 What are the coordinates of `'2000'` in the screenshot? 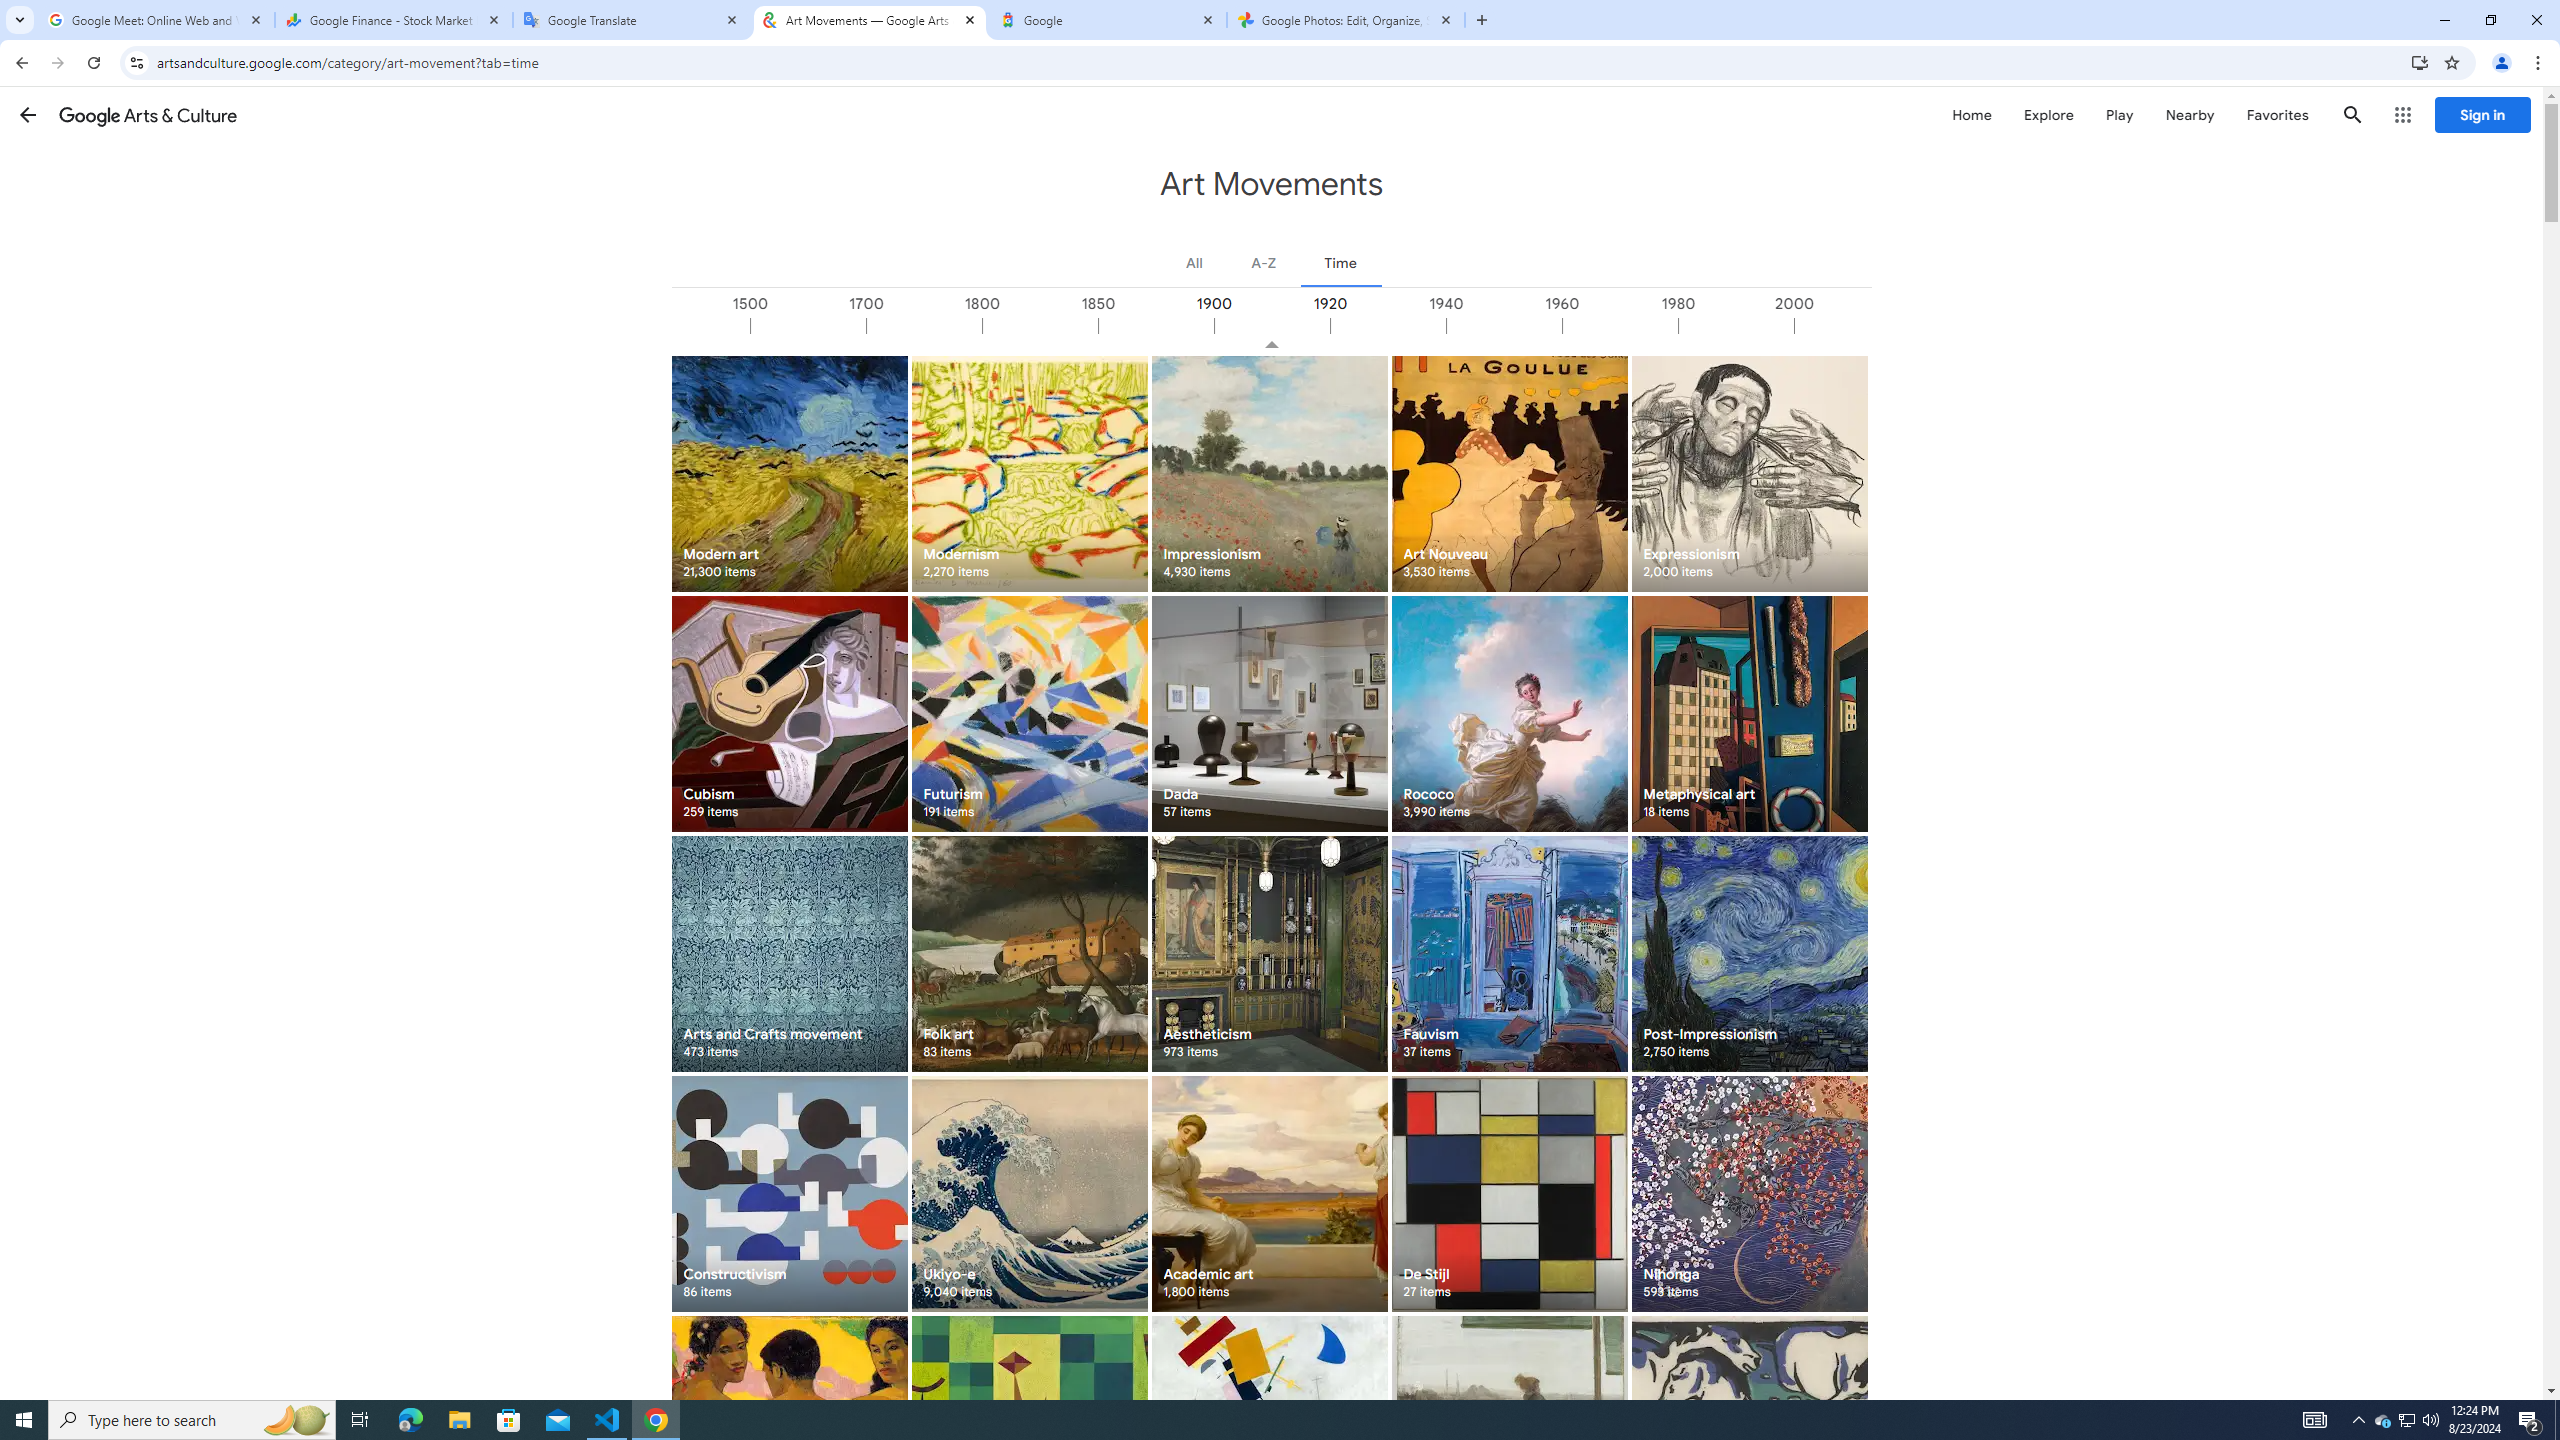 It's located at (1850, 325).